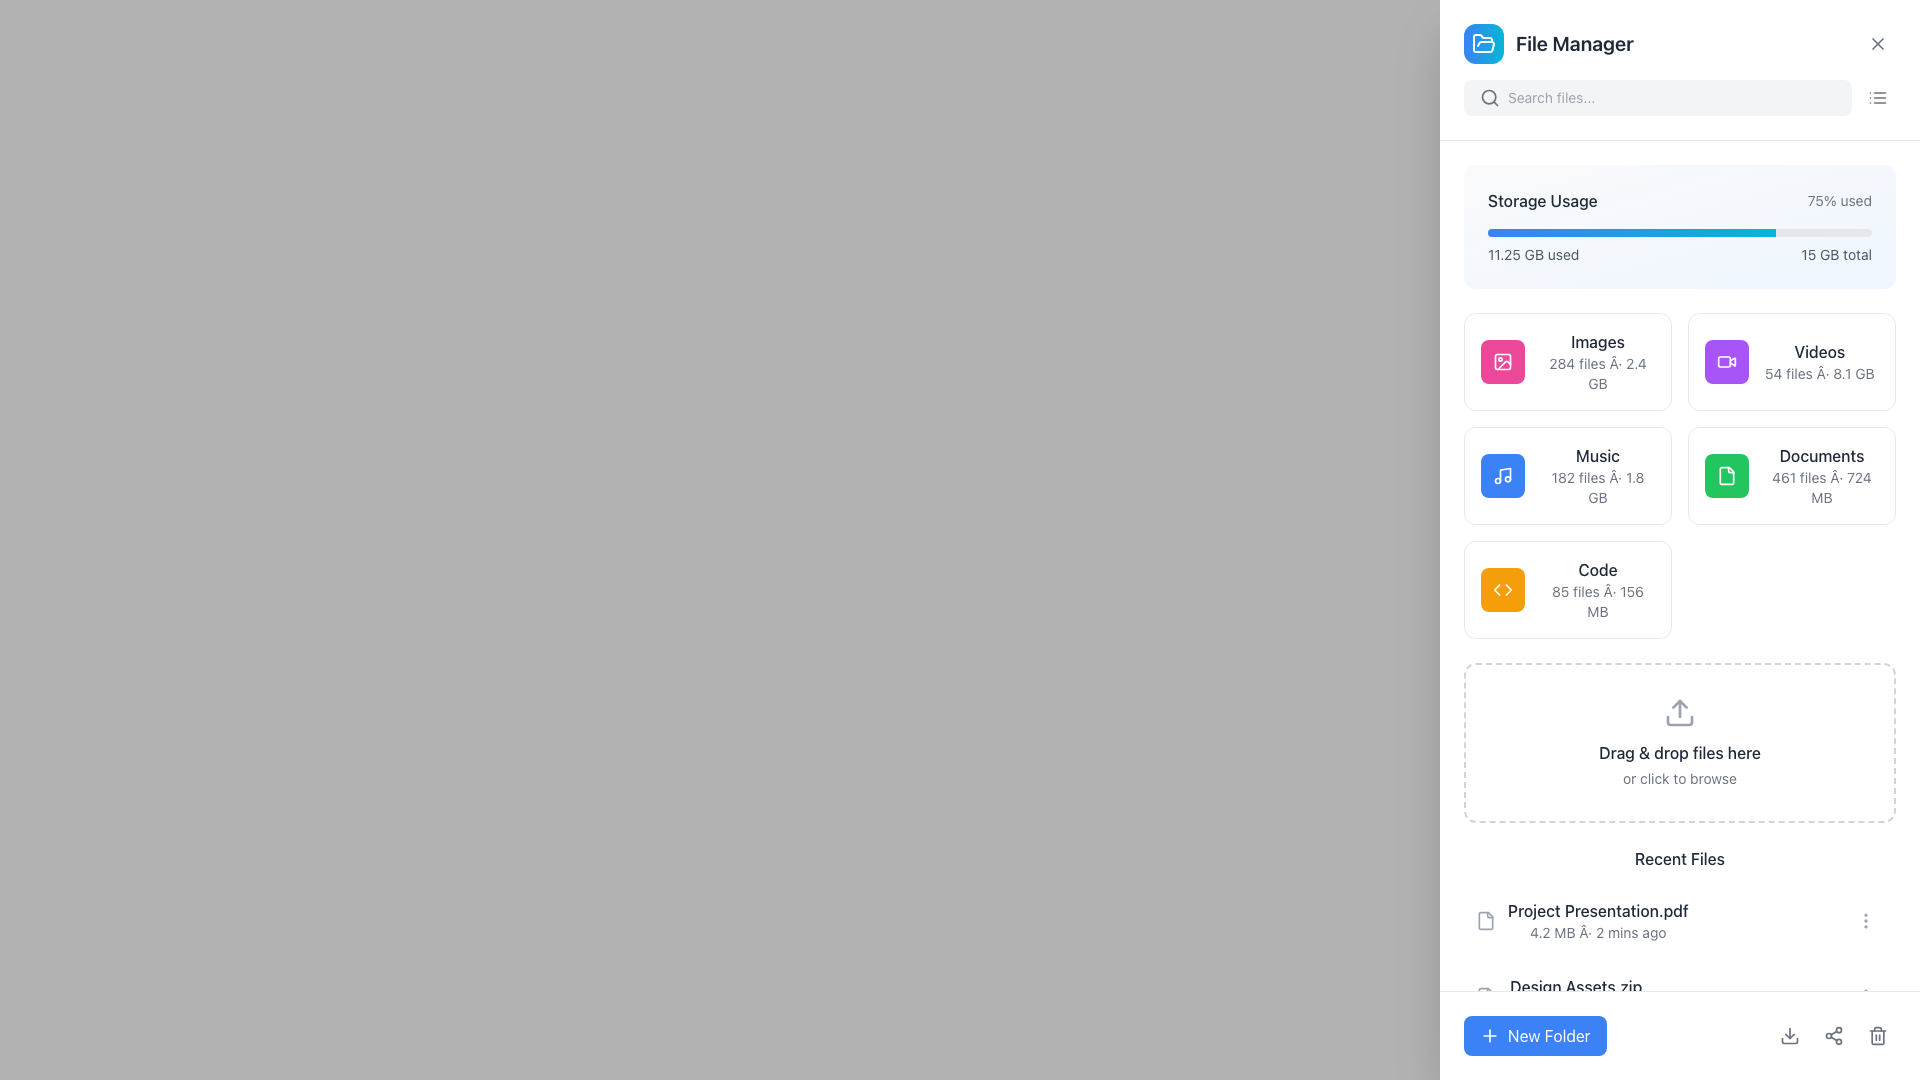 The image size is (1920, 1080). What do you see at coordinates (1632, 231) in the screenshot?
I see `the progress bar segment indicating 75% of the total storage usage in the File Manager interface` at bounding box center [1632, 231].